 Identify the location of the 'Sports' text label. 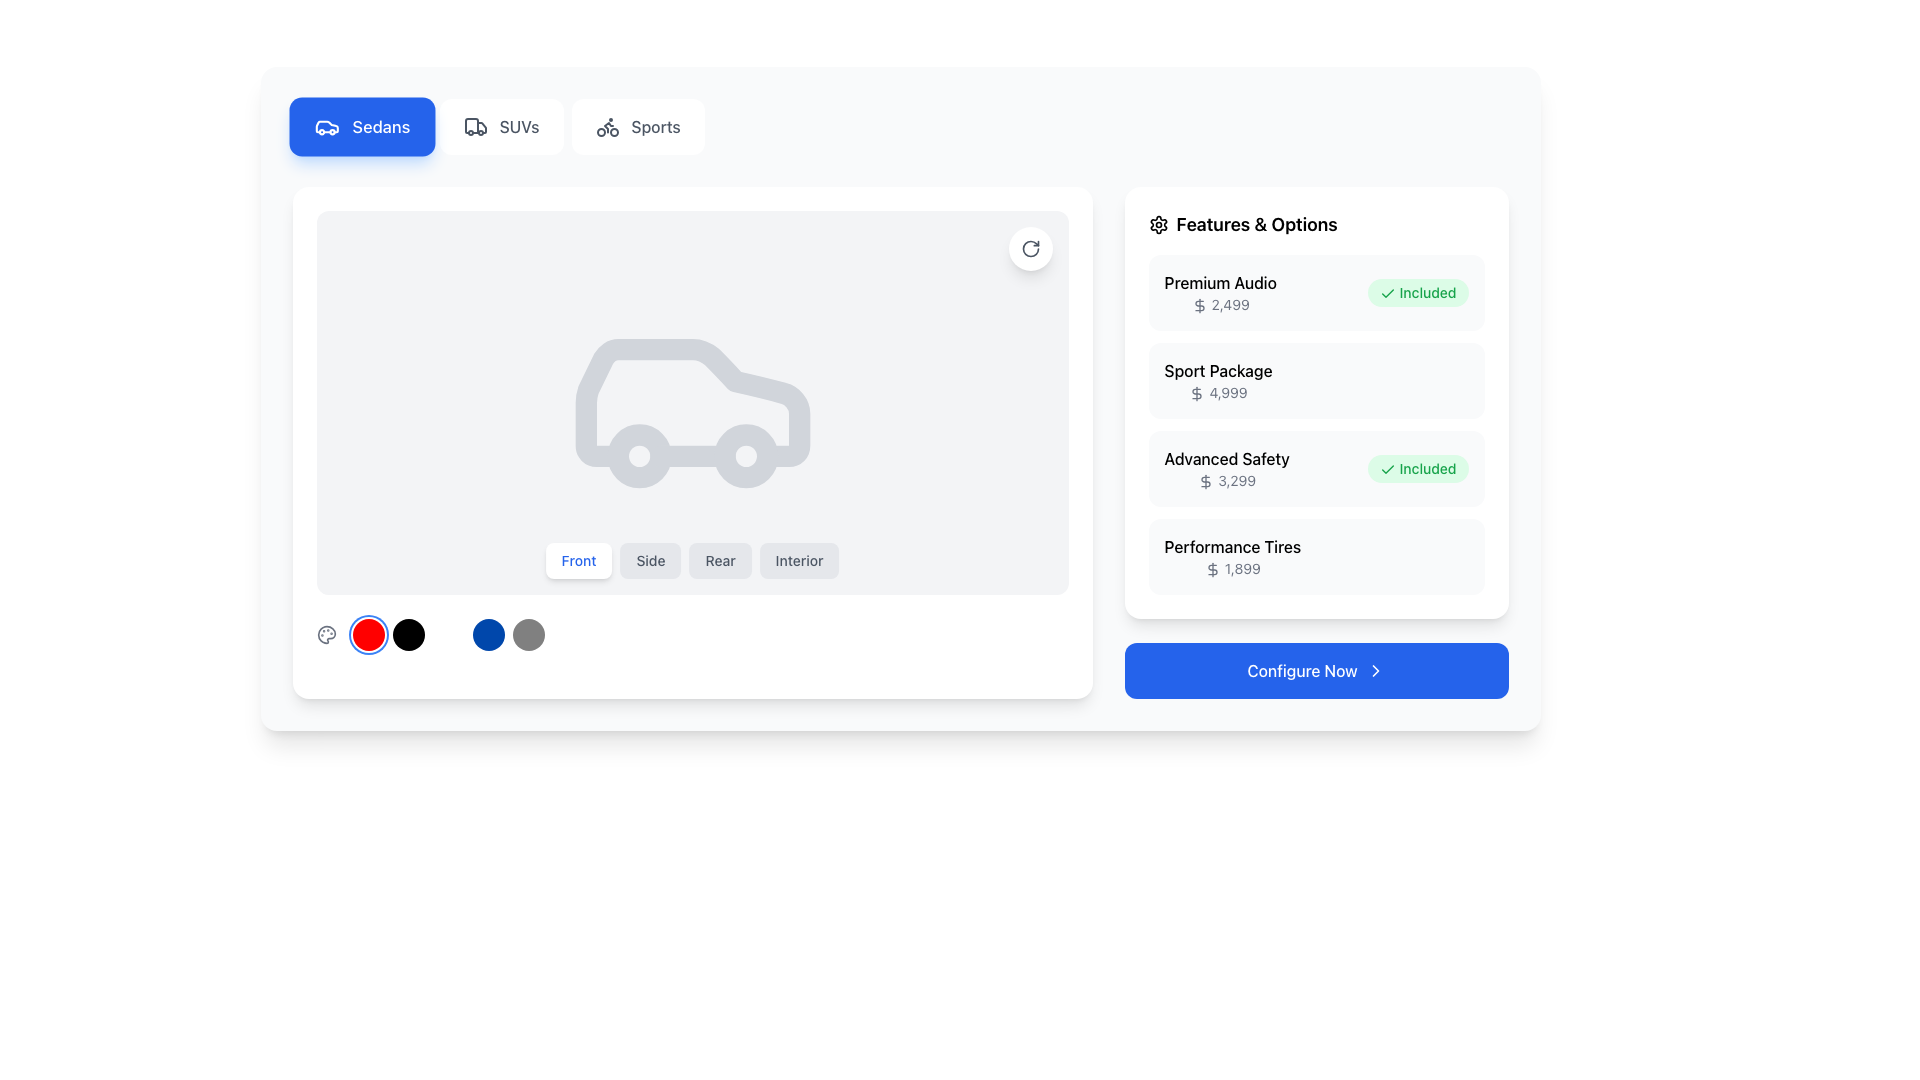
(656, 127).